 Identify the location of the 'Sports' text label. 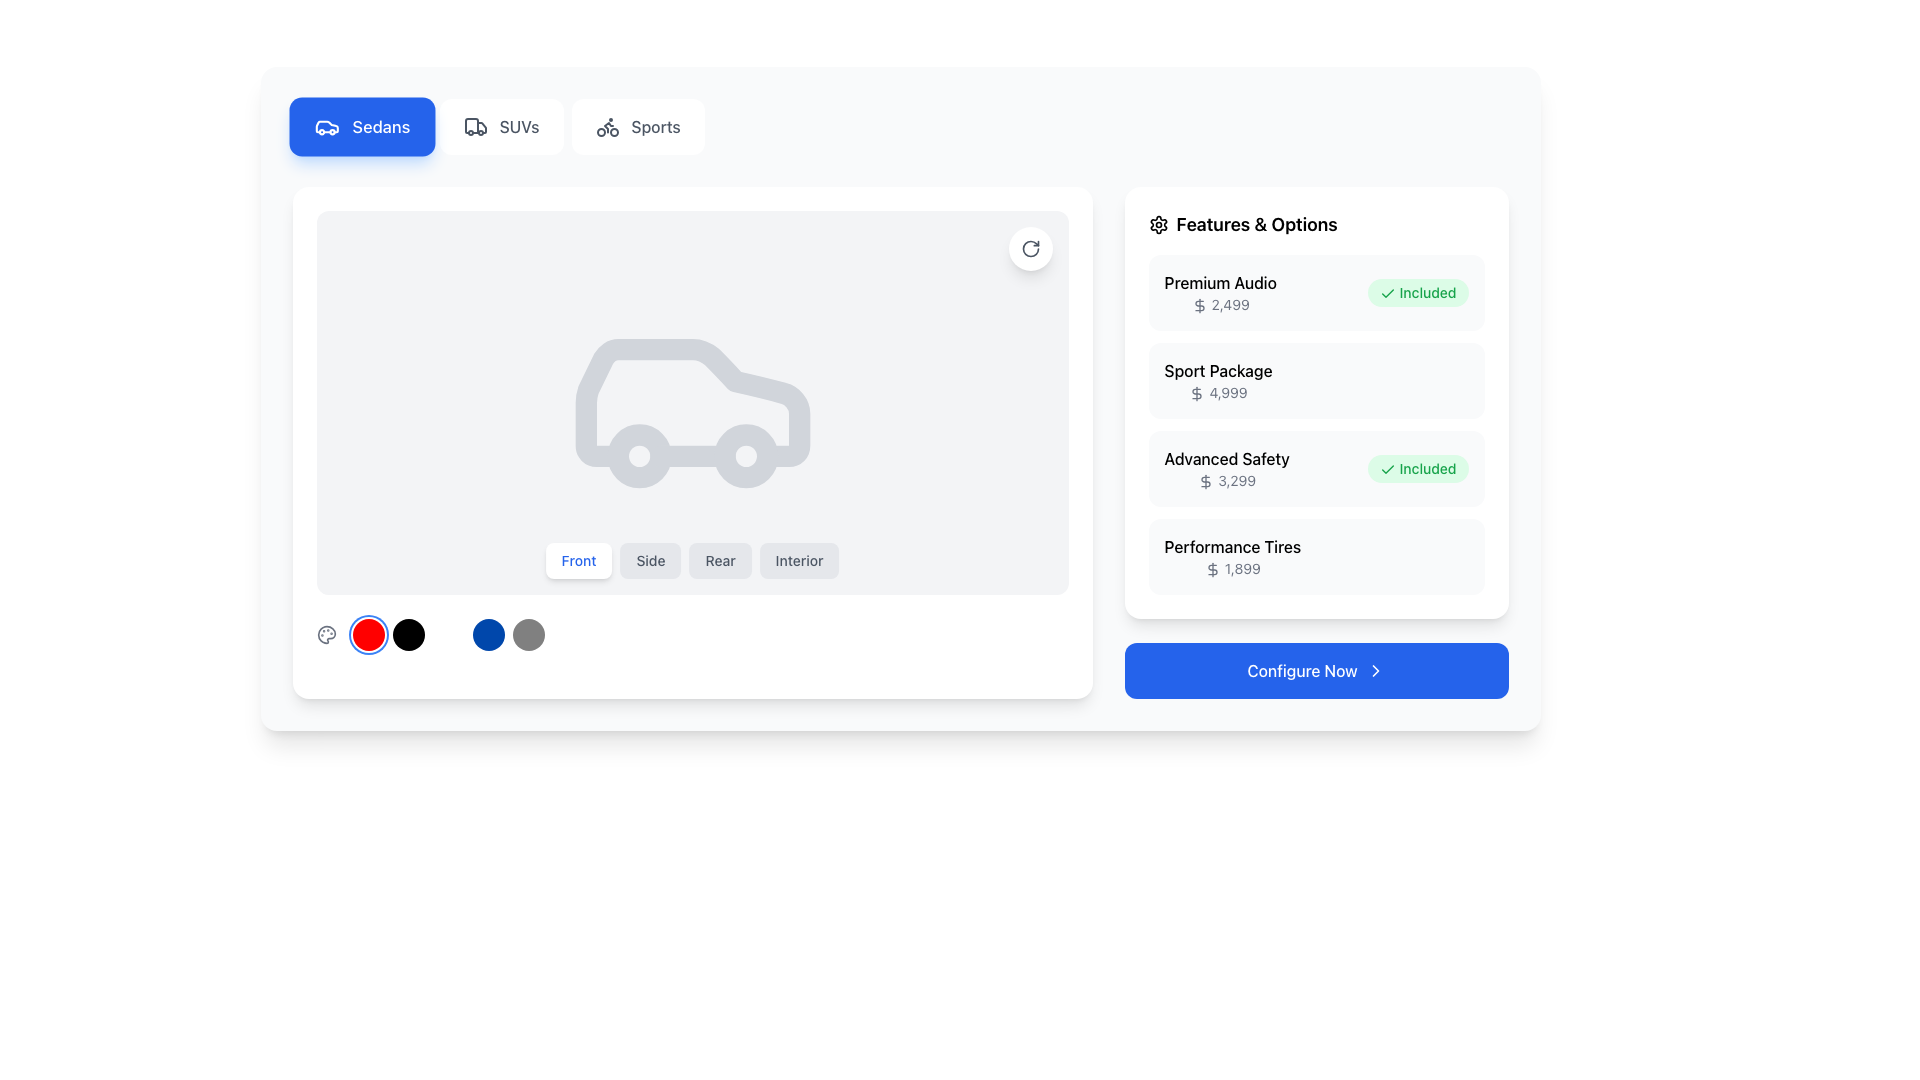
(656, 127).